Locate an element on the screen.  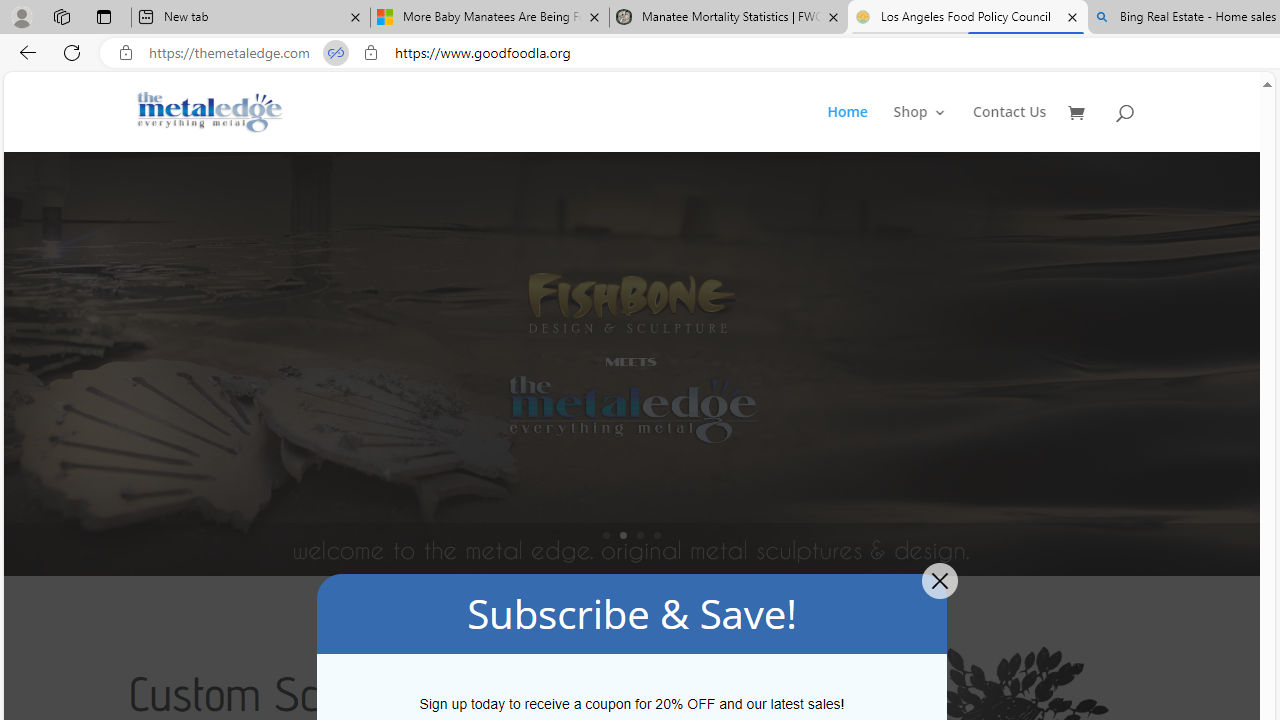
'Los Angeles Food Policy Council' is located at coordinates (967, 17).